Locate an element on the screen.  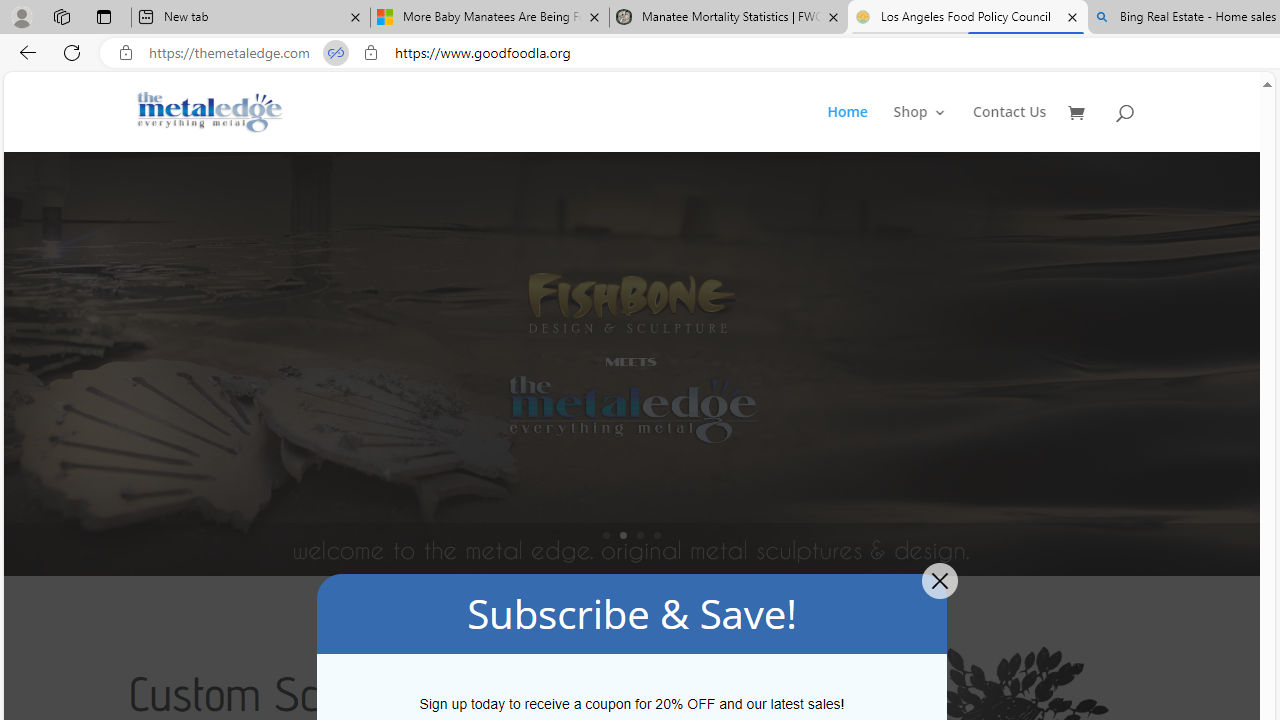
'Los Angeles Food Policy Council' is located at coordinates (967, 17).